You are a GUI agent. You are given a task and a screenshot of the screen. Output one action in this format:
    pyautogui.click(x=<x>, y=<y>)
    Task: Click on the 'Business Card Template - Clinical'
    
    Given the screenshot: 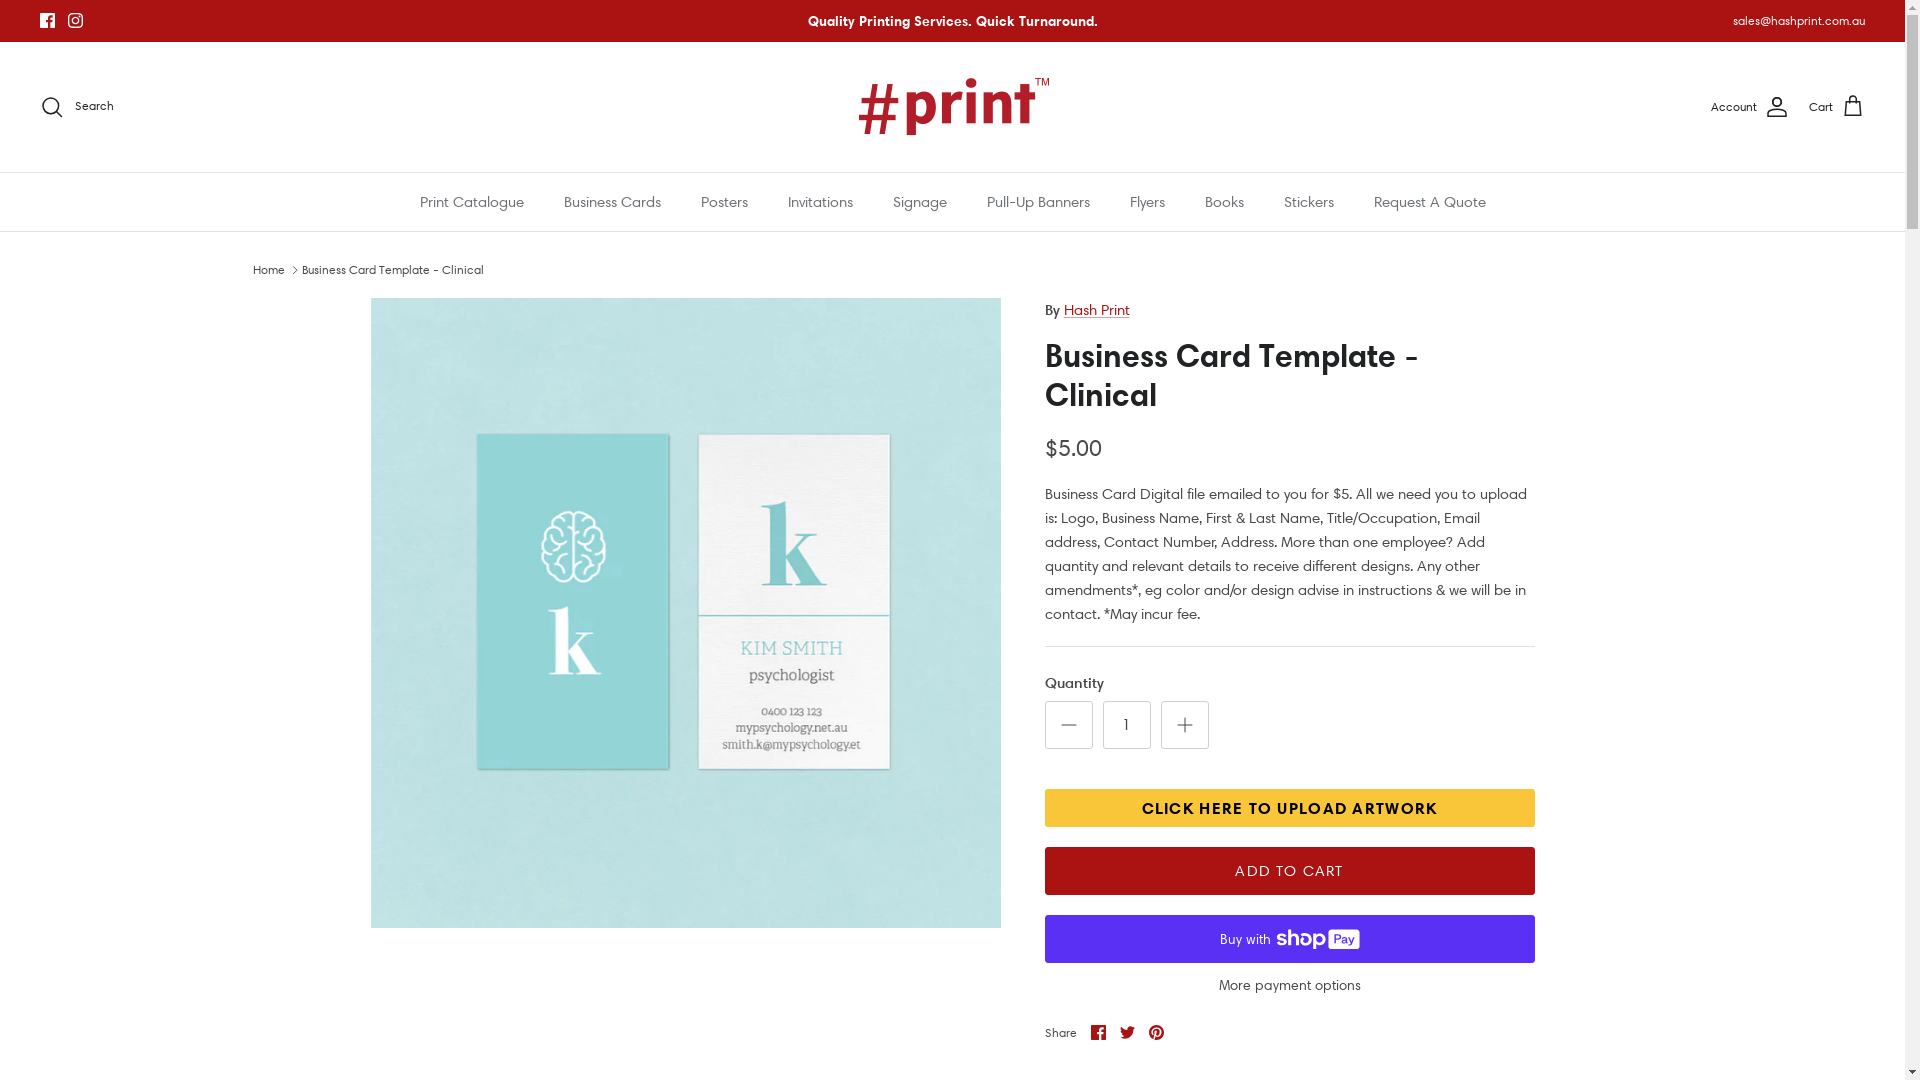 What is the action you would take?
    pyautogui.click(x=393, y=268)
    